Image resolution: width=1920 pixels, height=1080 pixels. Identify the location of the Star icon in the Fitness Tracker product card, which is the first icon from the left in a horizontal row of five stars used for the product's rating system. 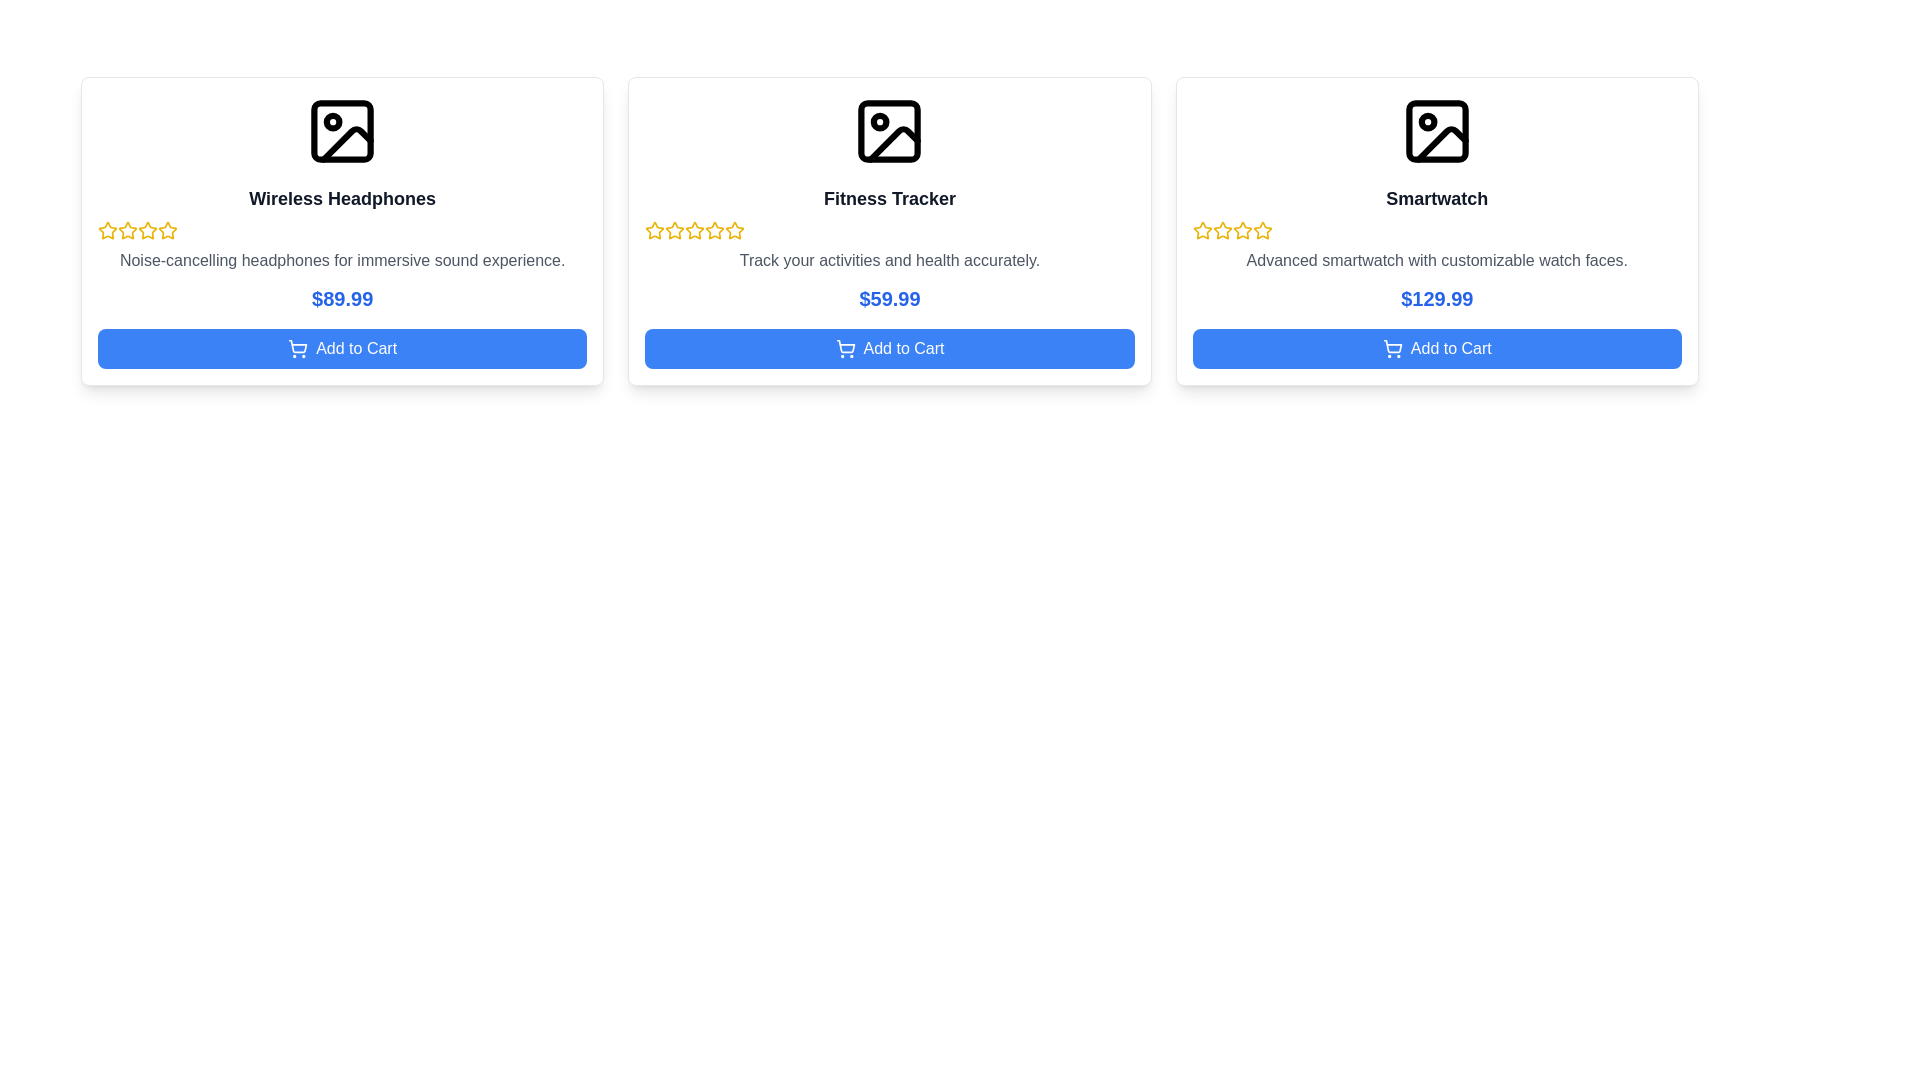
(655, 230).